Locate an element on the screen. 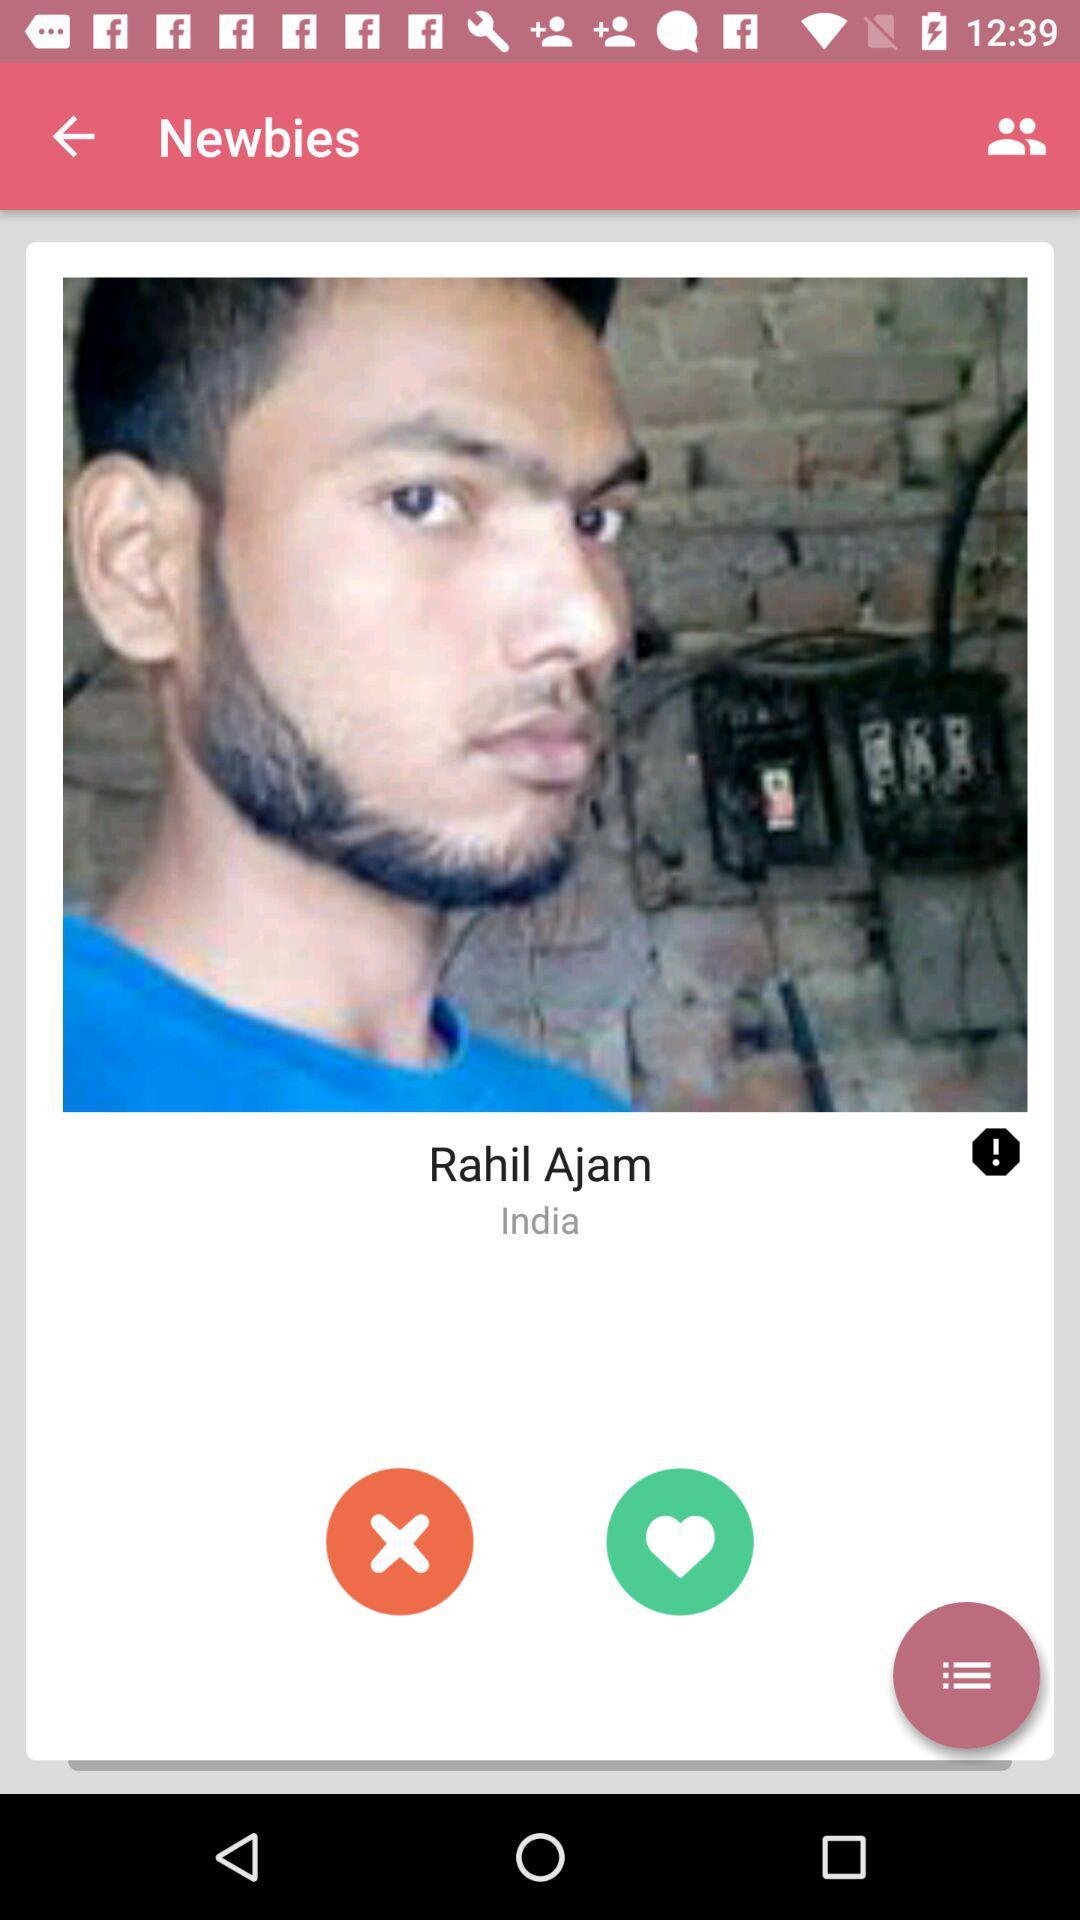 The width and height of the screenshot is (1080, 1920). like is located at coordinates (678, 1540).